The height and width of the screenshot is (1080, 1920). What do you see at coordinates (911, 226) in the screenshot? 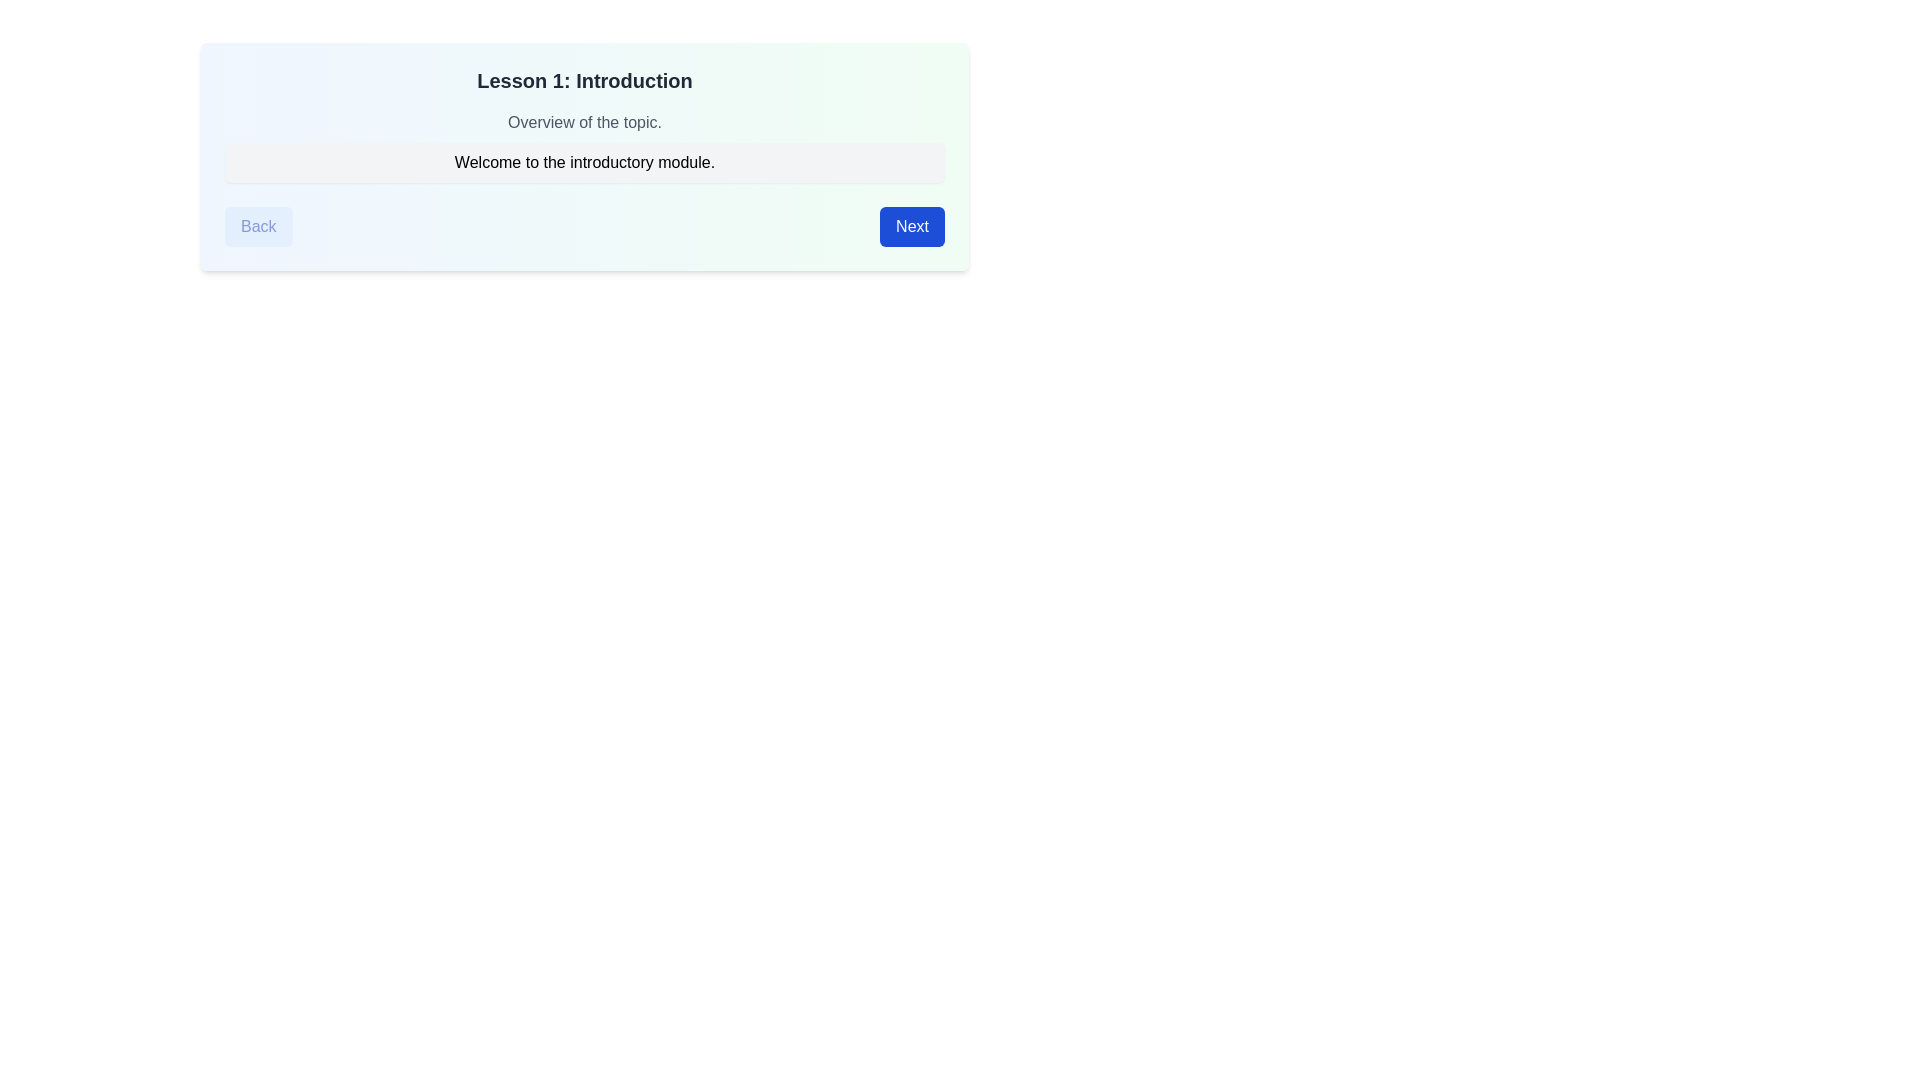
I see `the 'Next' button to navigate to the next lesson` at bounding box center [911, 226].